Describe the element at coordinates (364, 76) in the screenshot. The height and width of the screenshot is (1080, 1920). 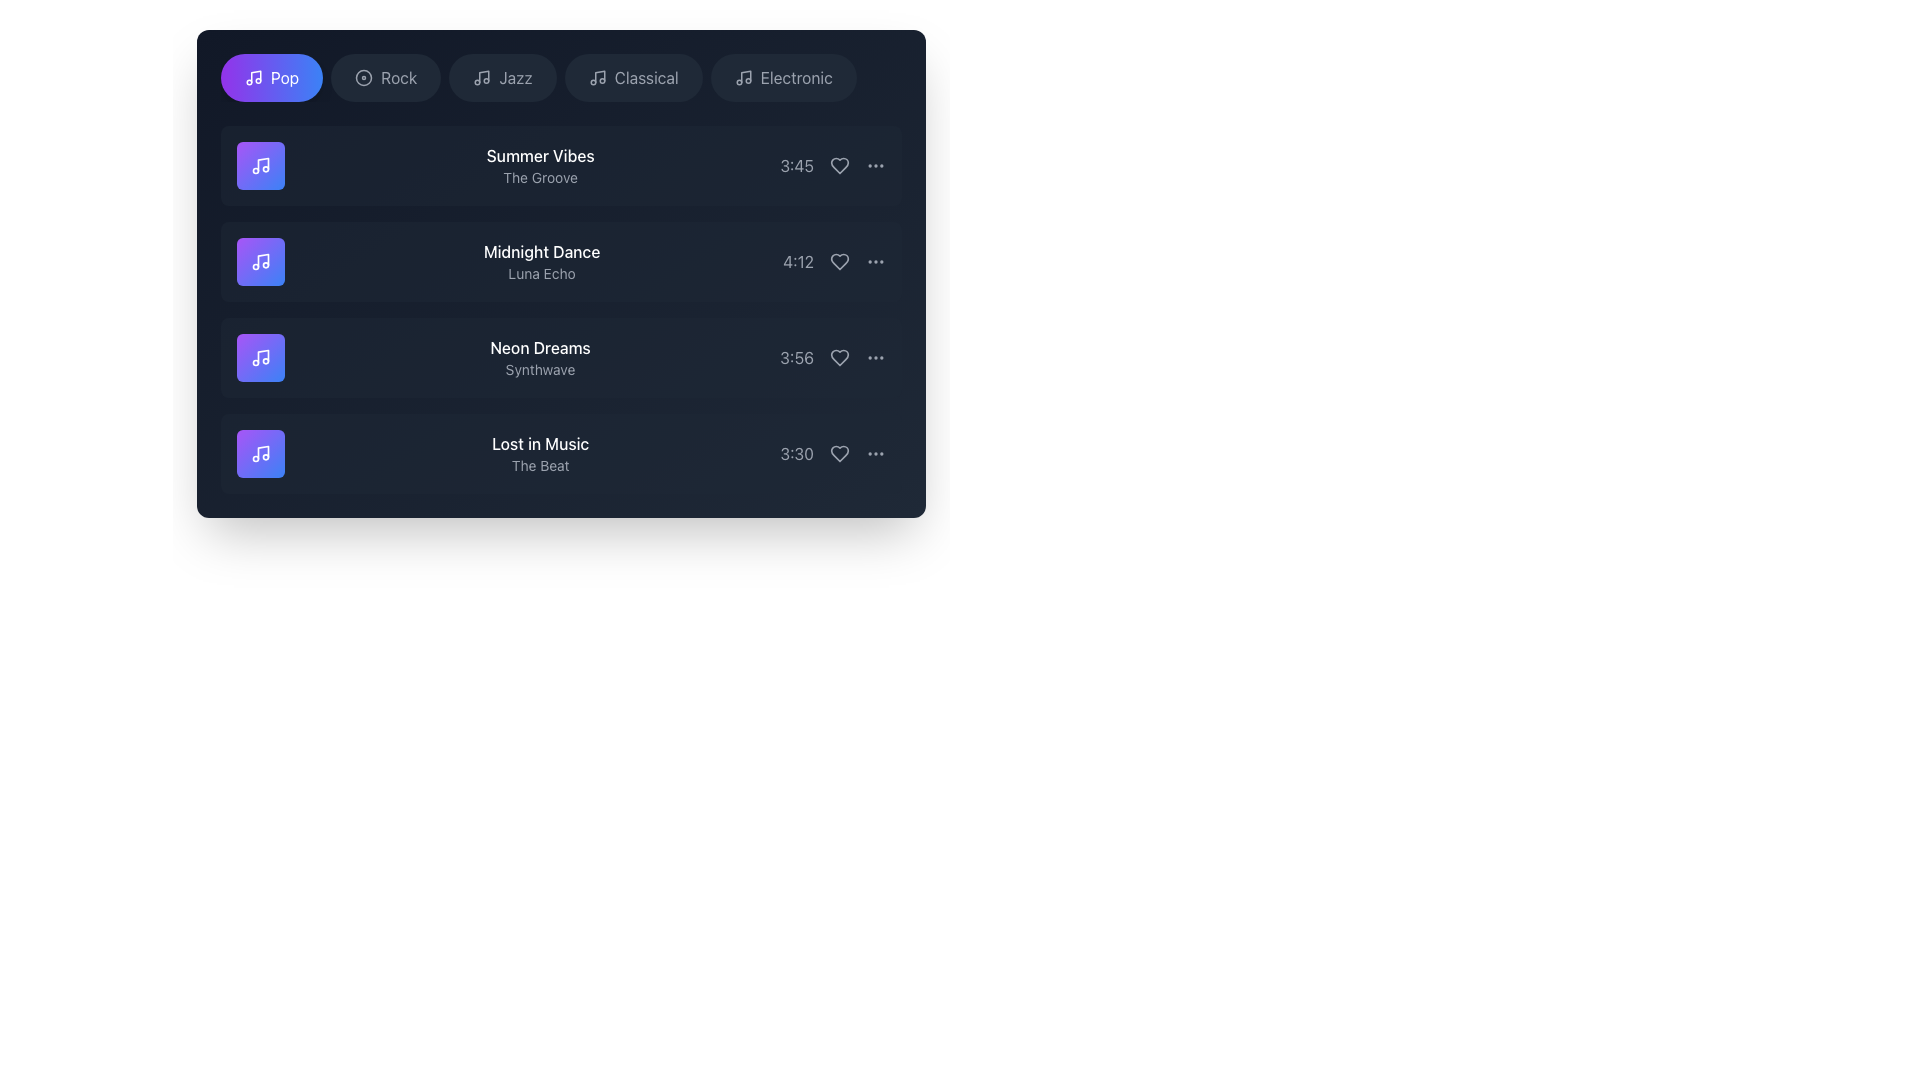
I see `the graphical icon resembling a disc with an outer ring and an inner solid circle, located within the 'Rock' button on the navigation toolbar` at that location.